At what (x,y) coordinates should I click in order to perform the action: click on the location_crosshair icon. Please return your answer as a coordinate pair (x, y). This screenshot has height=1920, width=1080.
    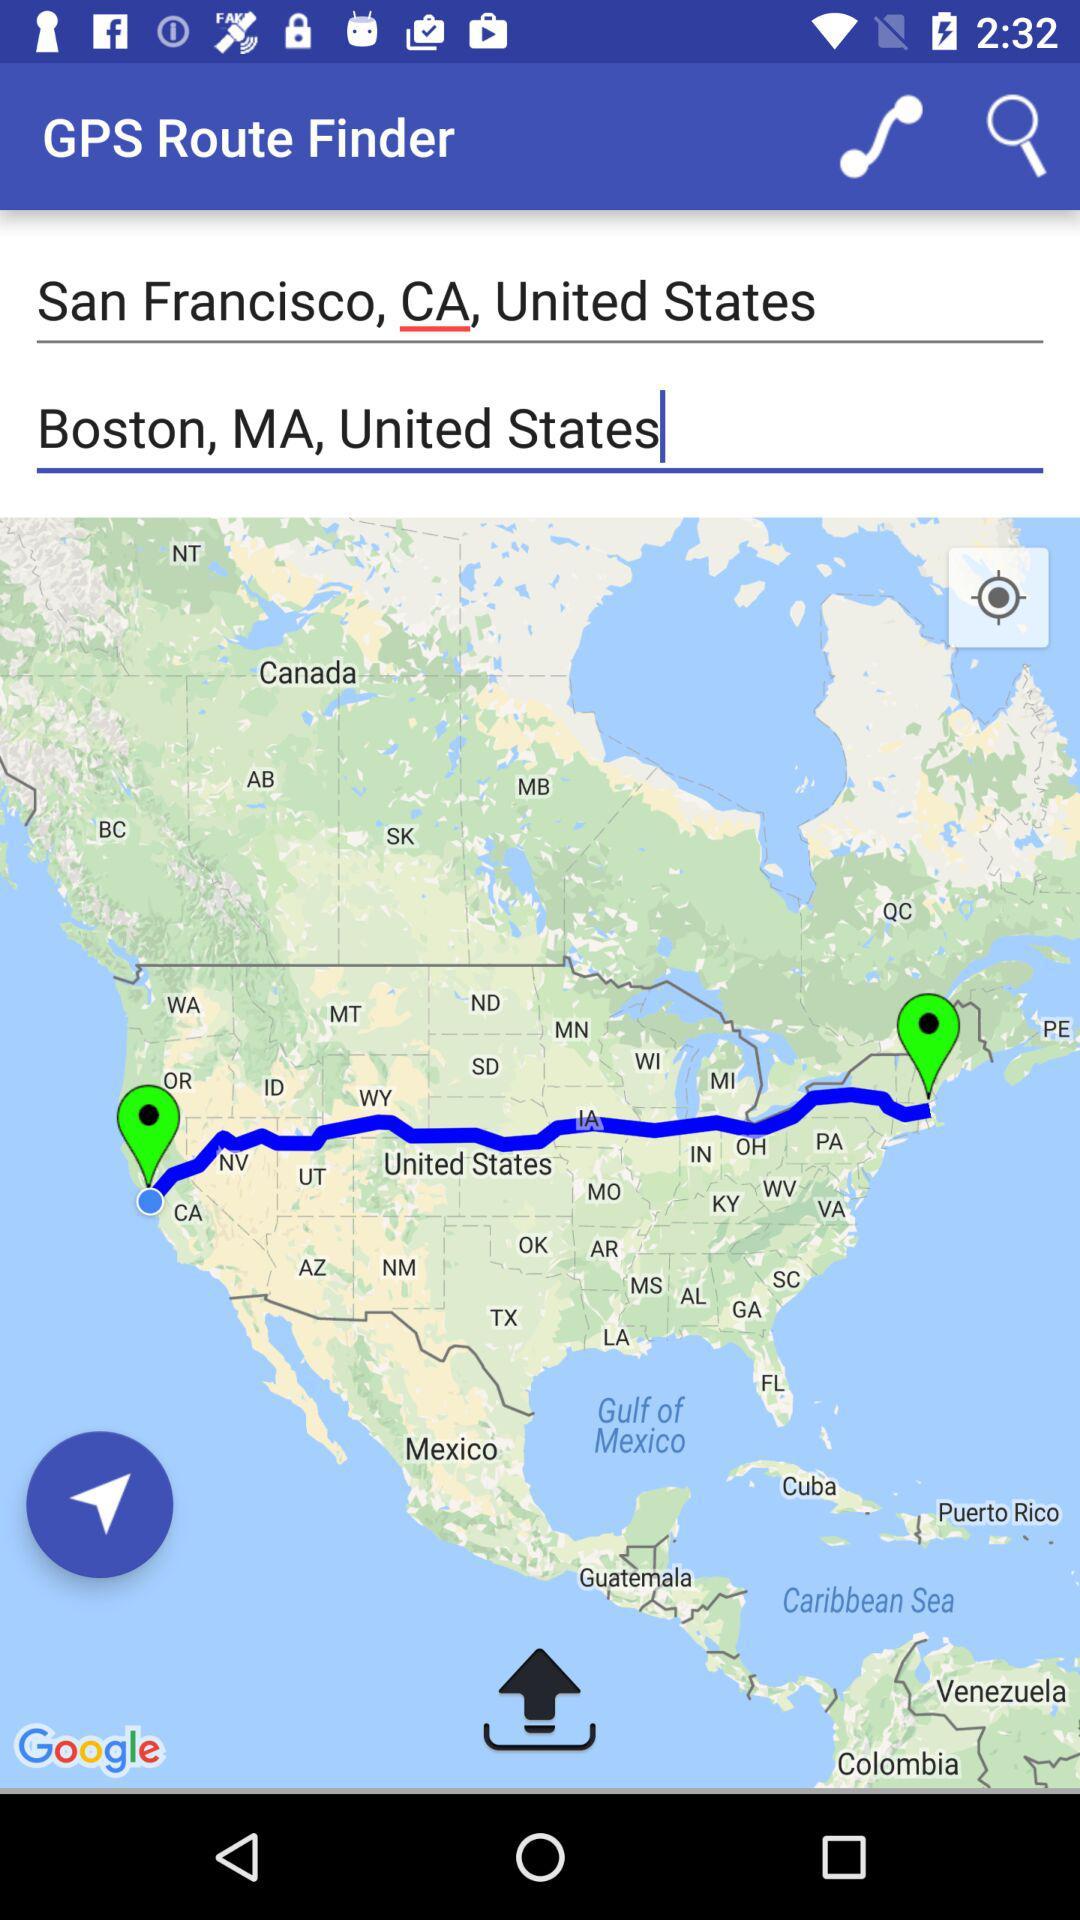
    Looking at the image, I should click on (998, 597).